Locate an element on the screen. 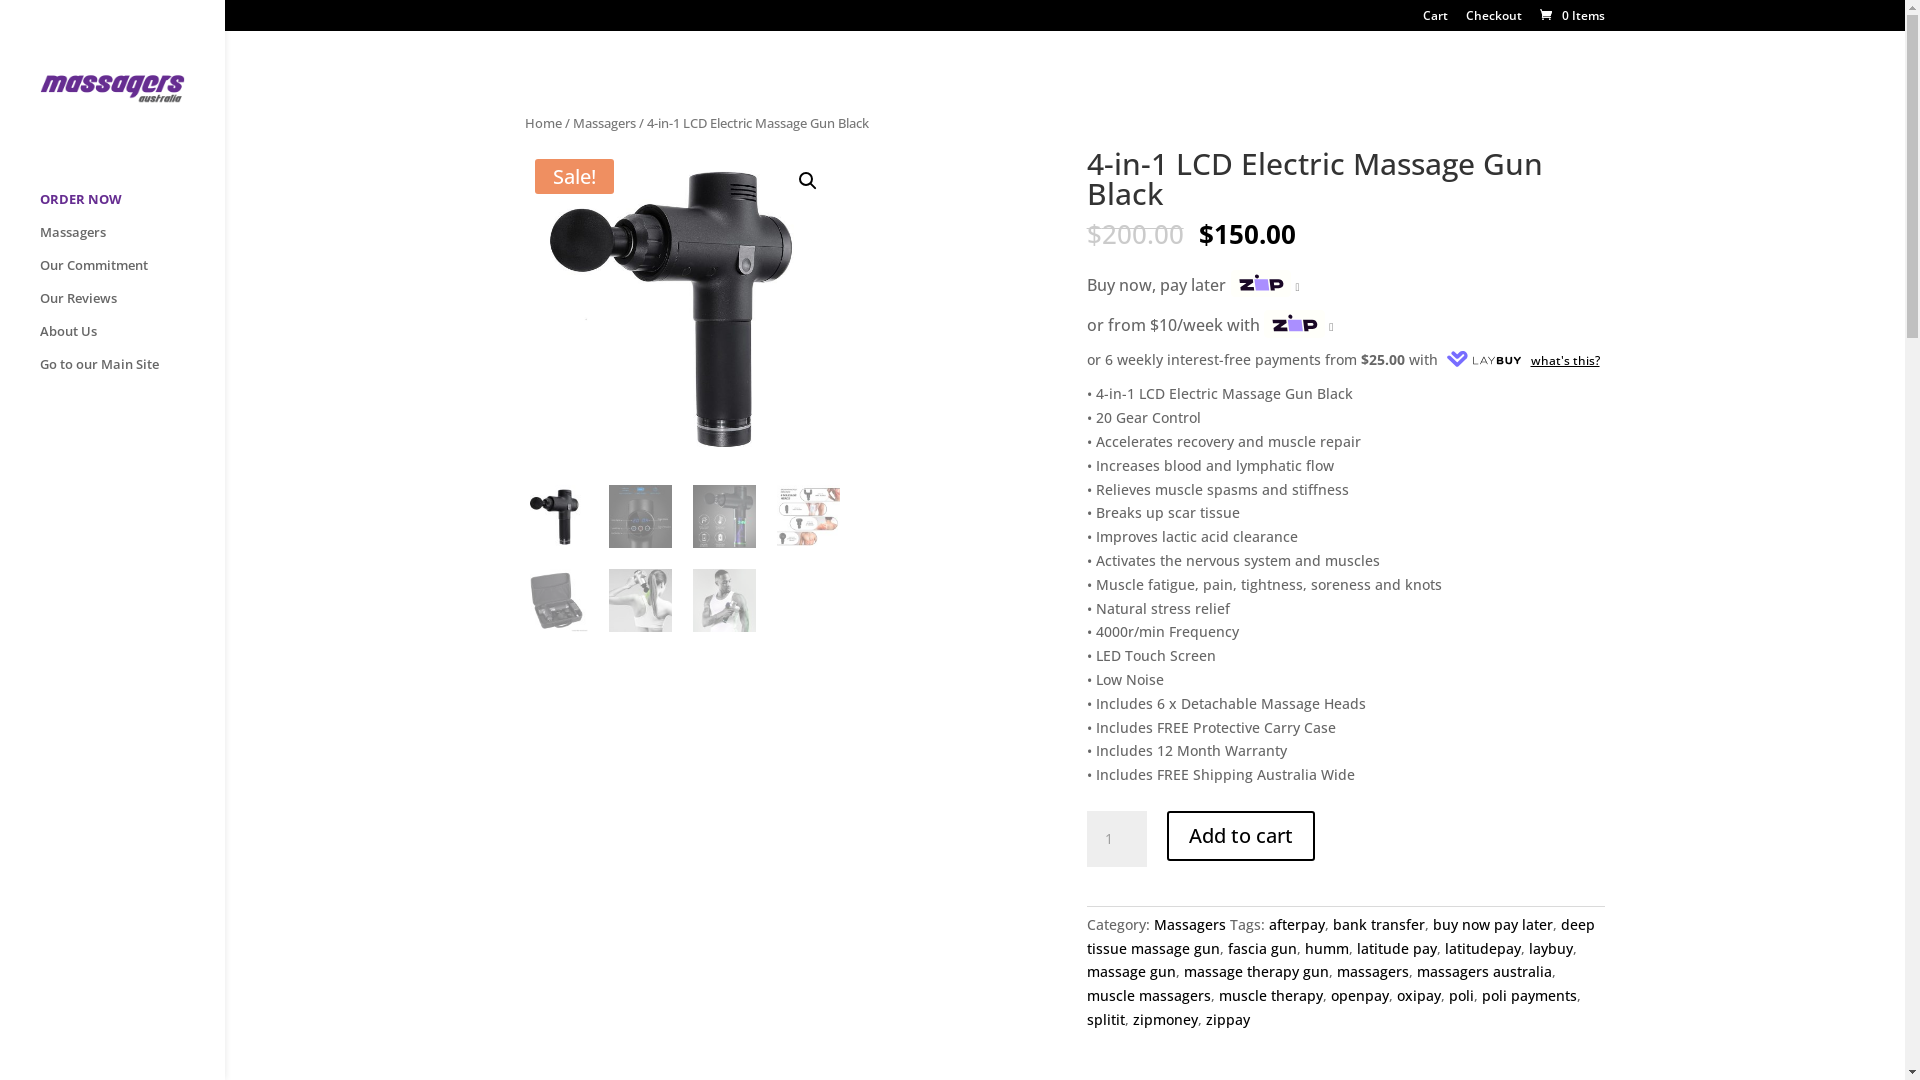 The height and width of the screenshot is (1080, 1920). 'Add to cart' is located at coordinates (1240, 836).